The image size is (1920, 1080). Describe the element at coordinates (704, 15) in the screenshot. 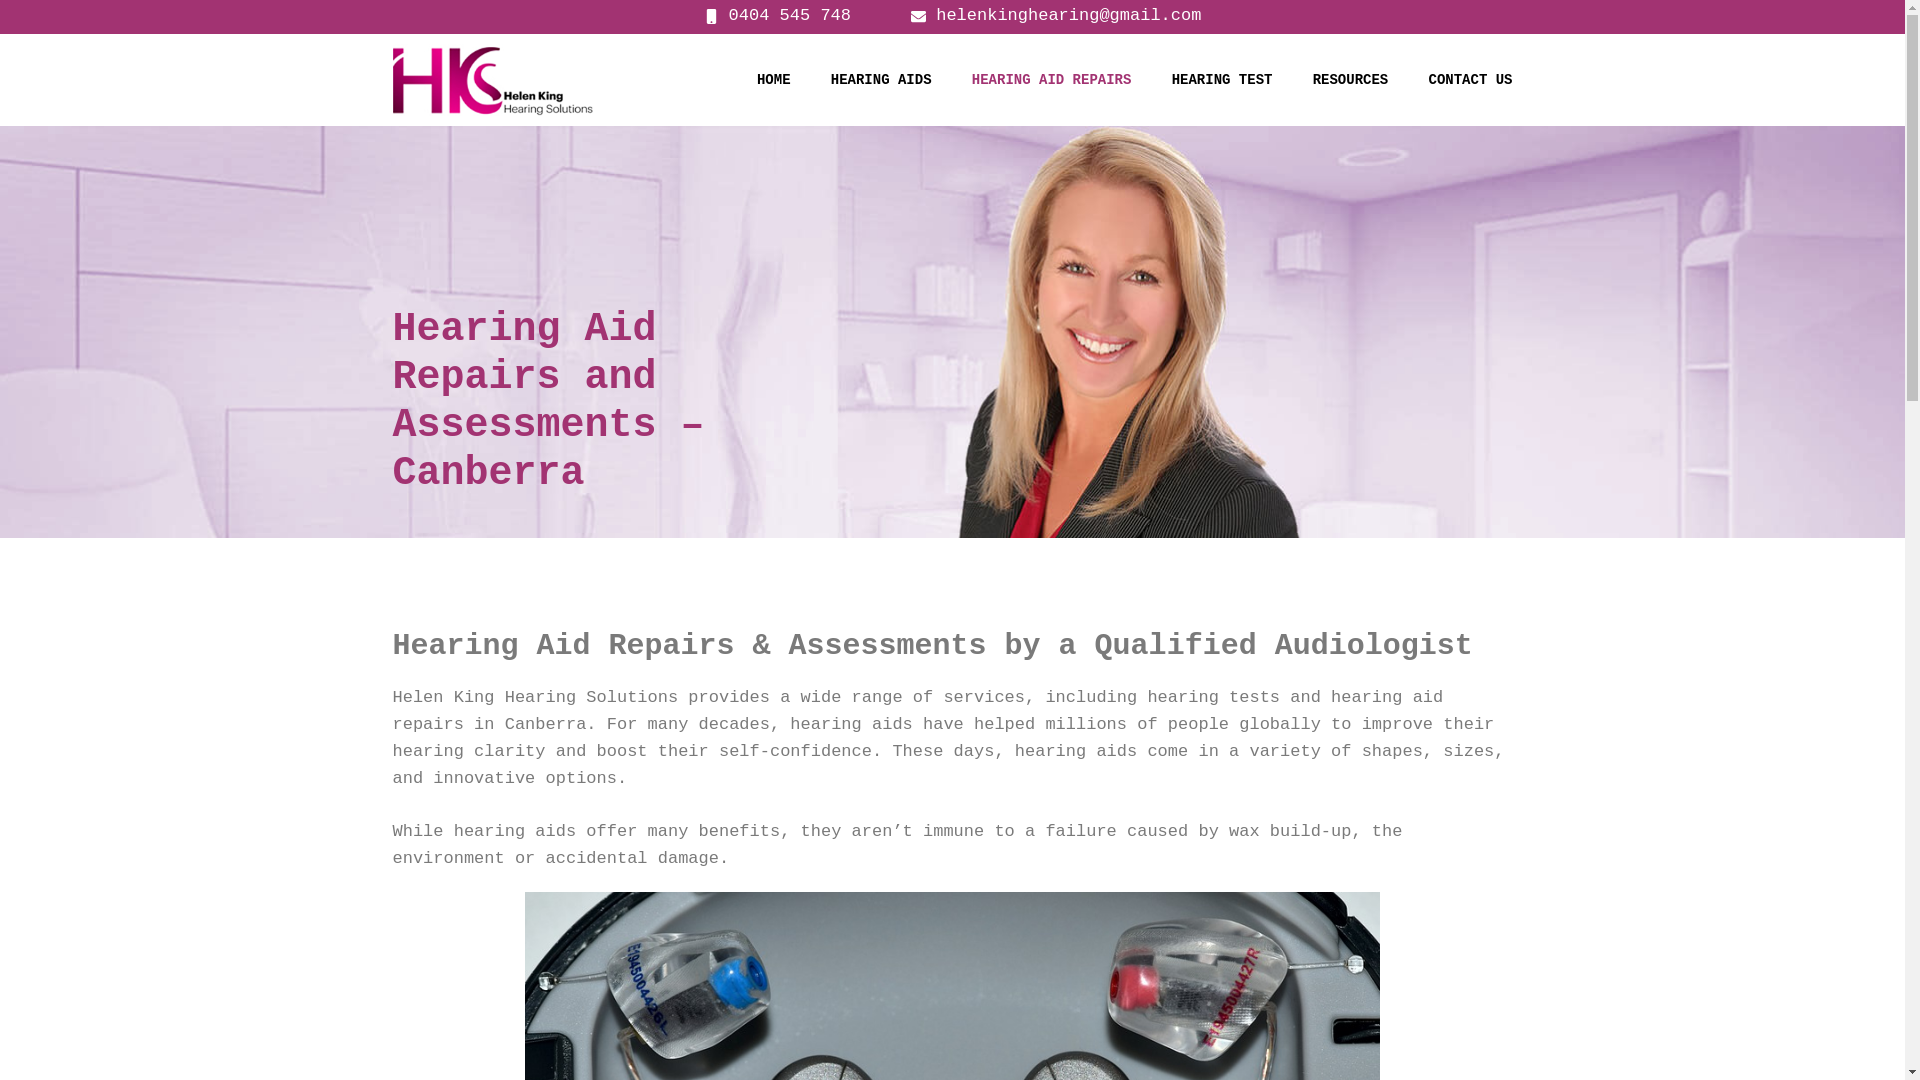

I see `'0404 545 748'` at that location.